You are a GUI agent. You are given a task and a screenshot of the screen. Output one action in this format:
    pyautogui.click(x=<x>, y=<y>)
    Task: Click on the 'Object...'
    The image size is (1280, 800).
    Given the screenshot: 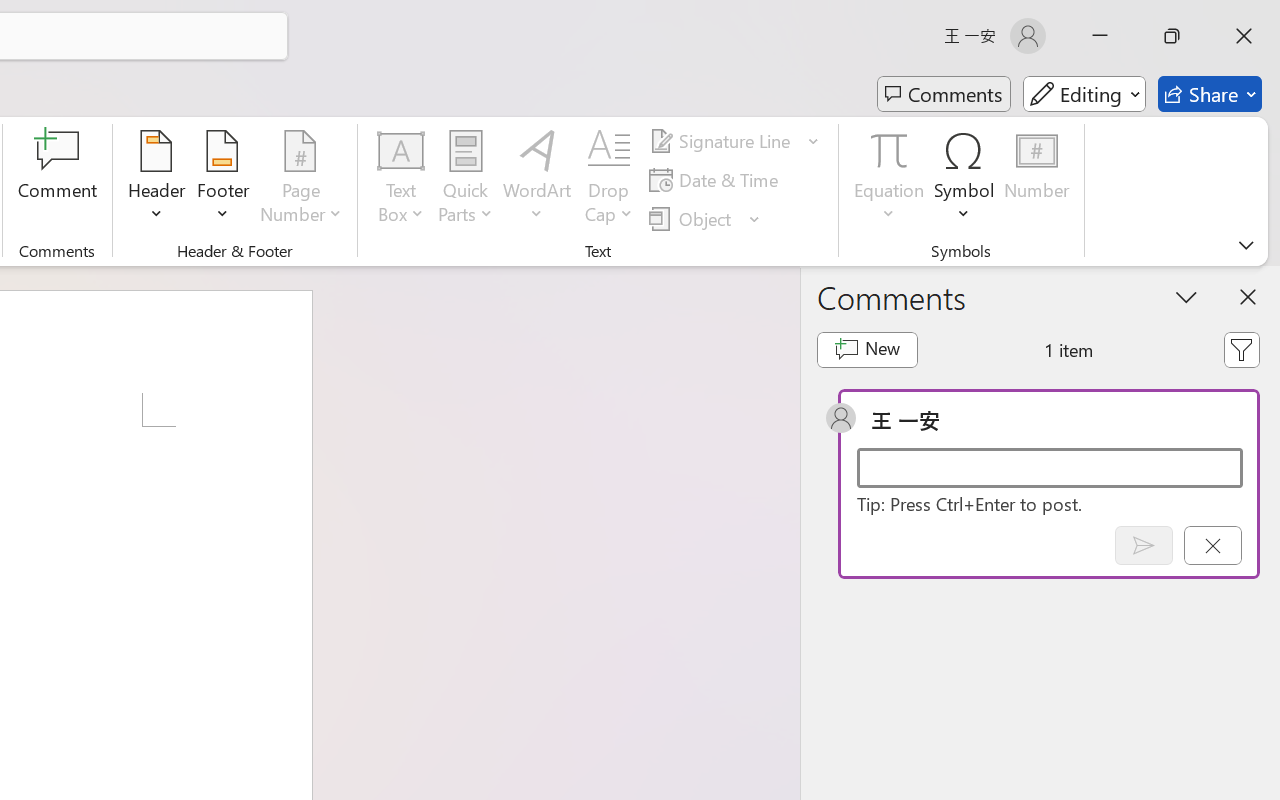 What is the action you would take?
    pyautogui.click(x=705, y=218)
    